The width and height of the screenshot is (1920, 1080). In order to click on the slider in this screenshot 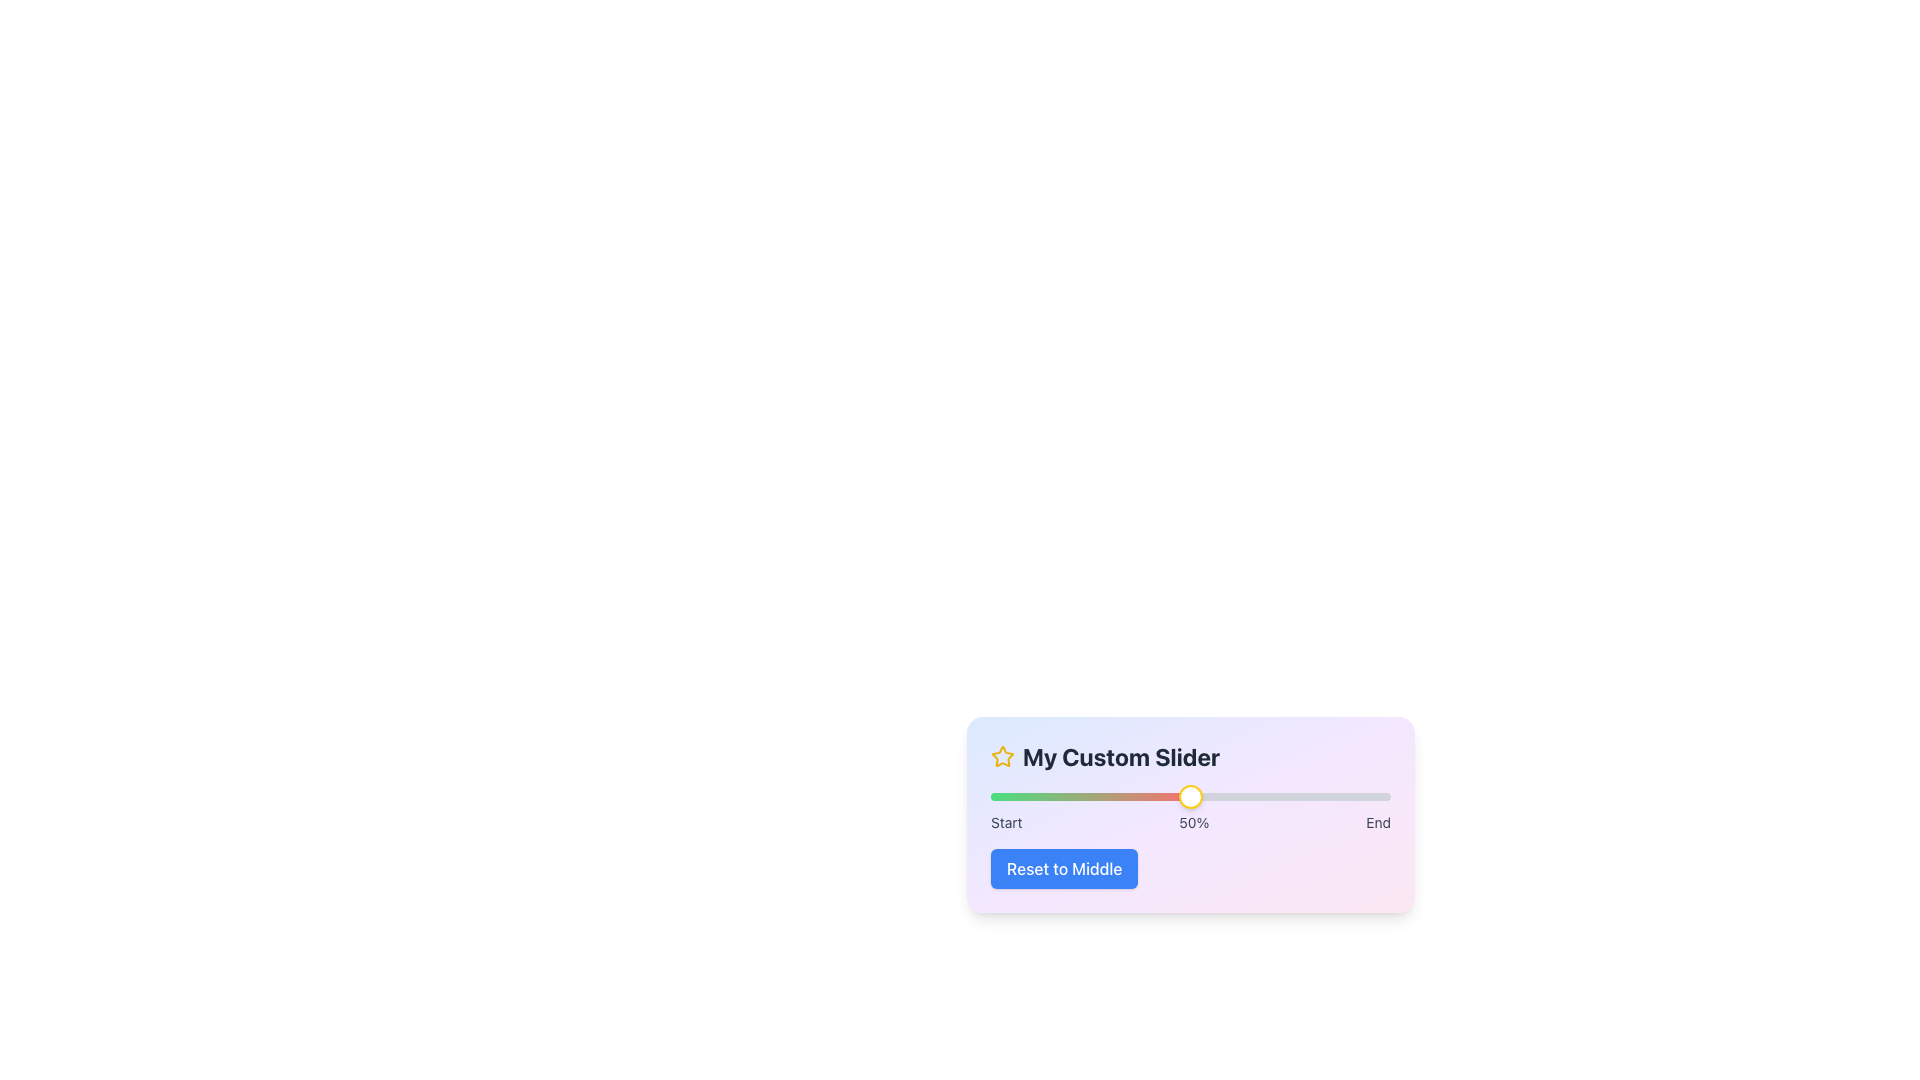, I will do `click(1273, 796)`.